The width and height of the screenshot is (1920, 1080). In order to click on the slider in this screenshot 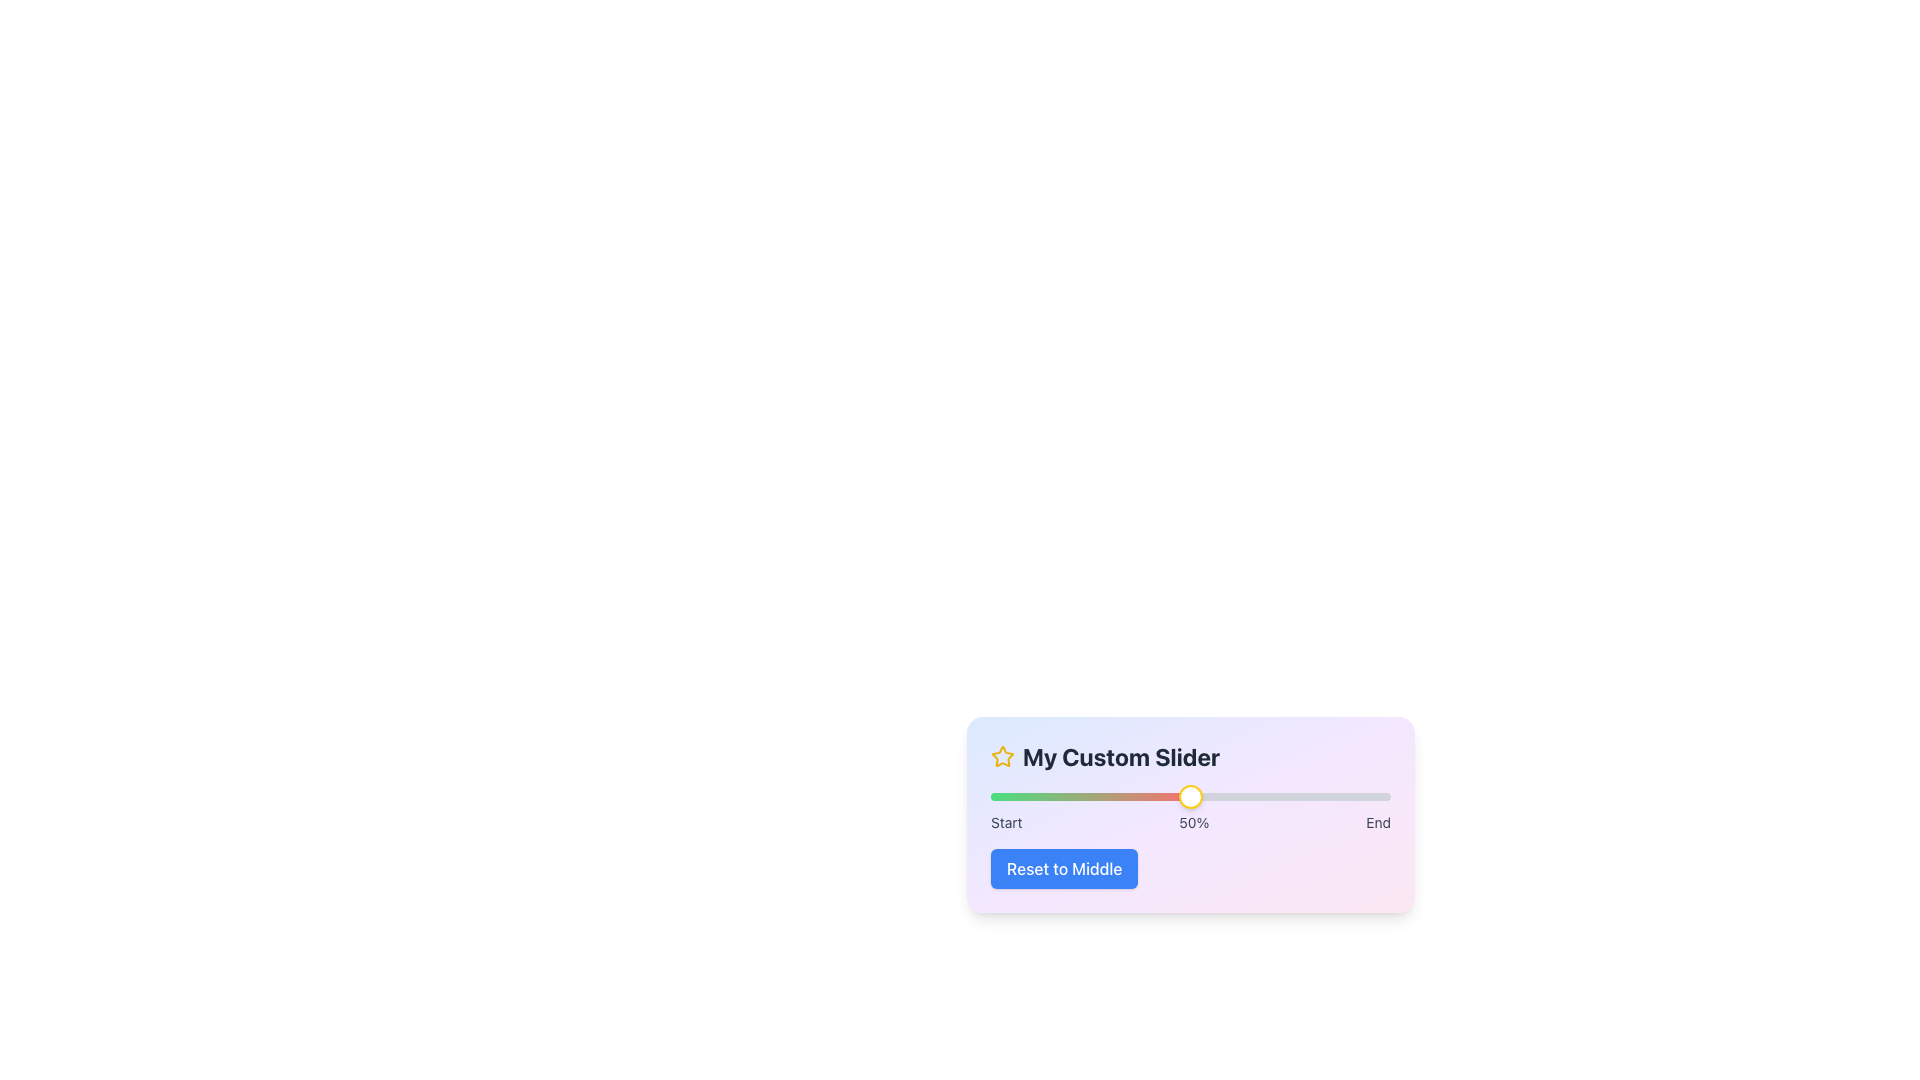, I will do `click(1273, 796)`.